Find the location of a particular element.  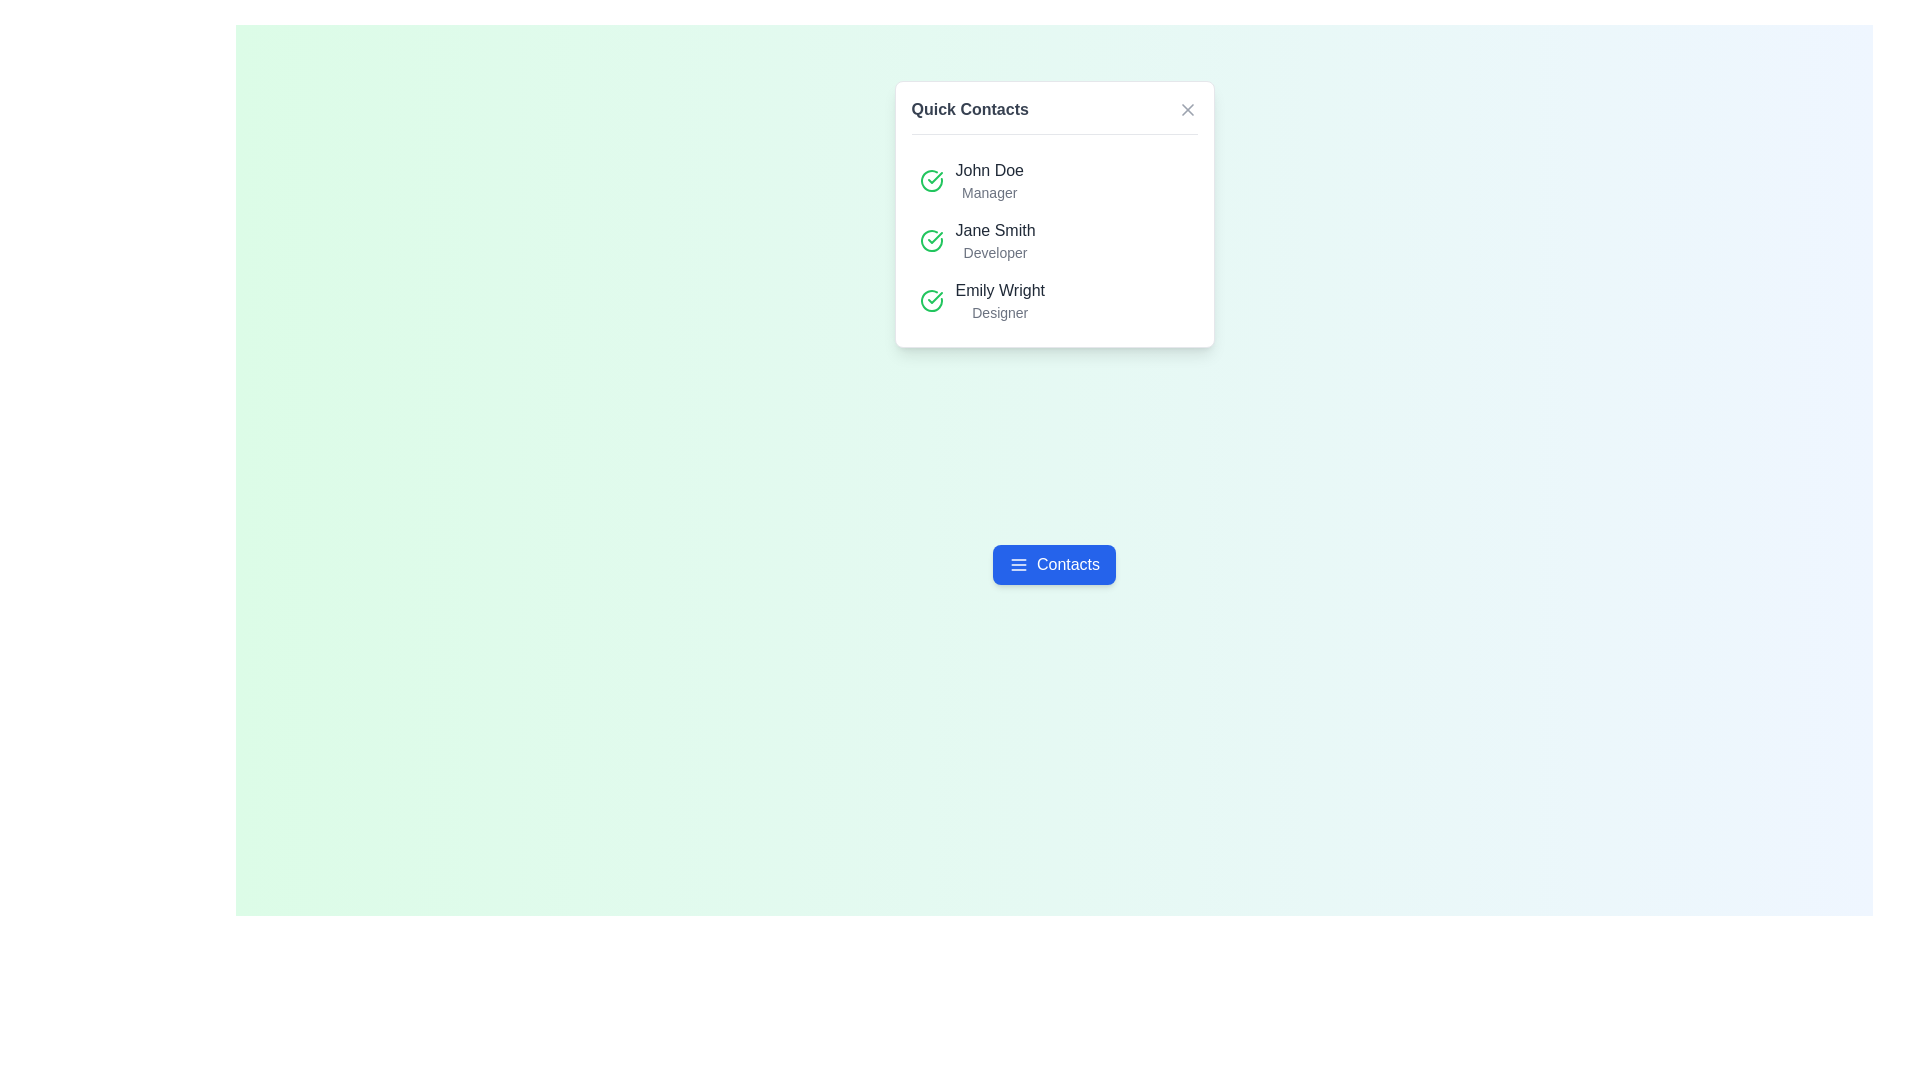

the menu icon consisting of three horizontal lines, which is styled in white and located inside the blue button labeled 'Contacts' is located at coordinates (1018, 564).